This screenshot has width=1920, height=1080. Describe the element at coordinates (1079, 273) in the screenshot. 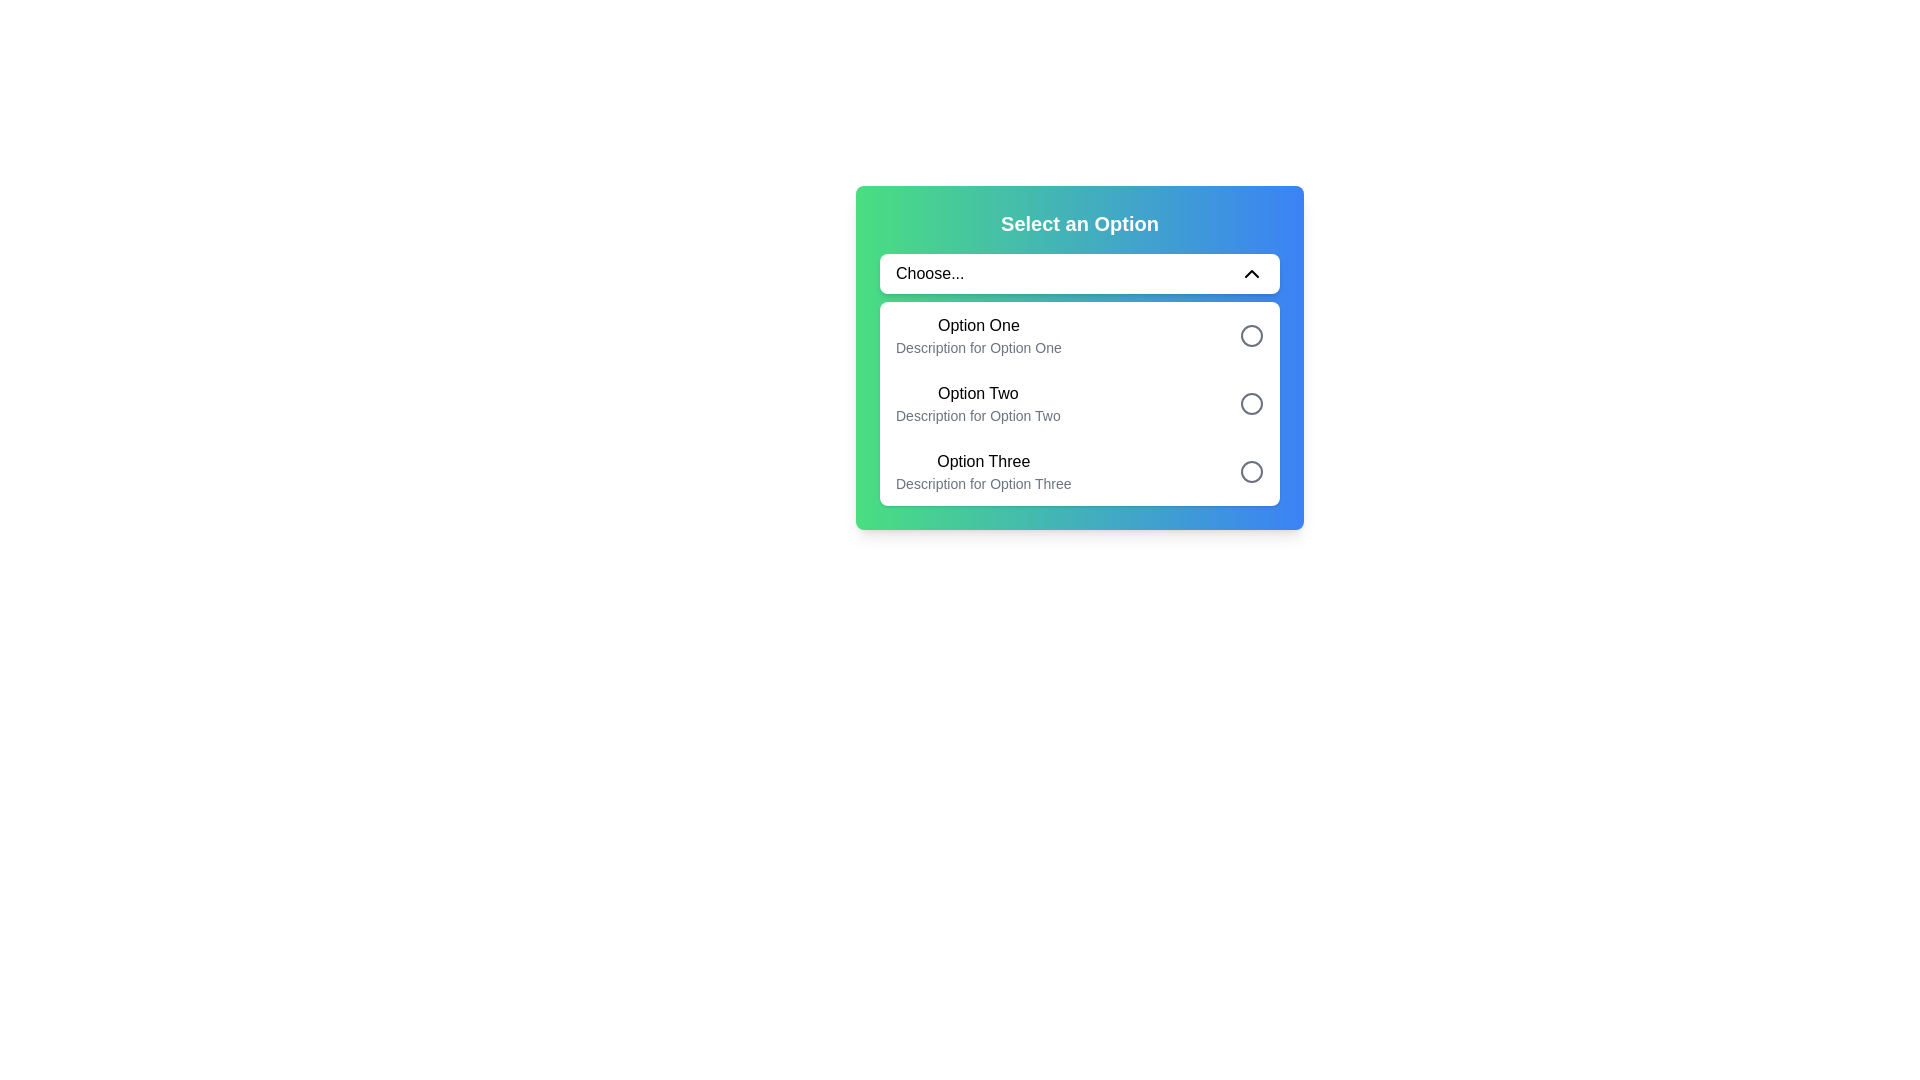

I see `the dropdown menu labeled 'Choose...'` at that location.